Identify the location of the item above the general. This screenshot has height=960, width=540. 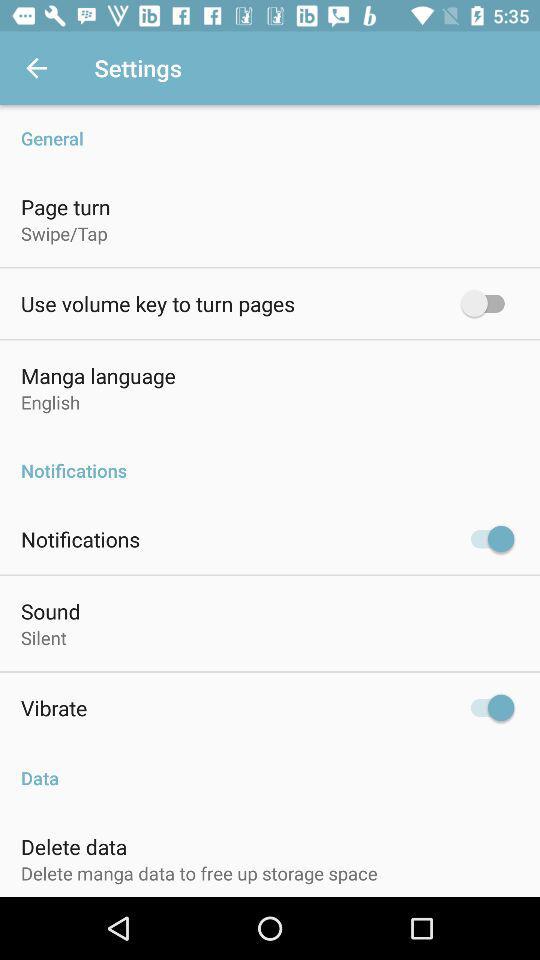
(36, 68).